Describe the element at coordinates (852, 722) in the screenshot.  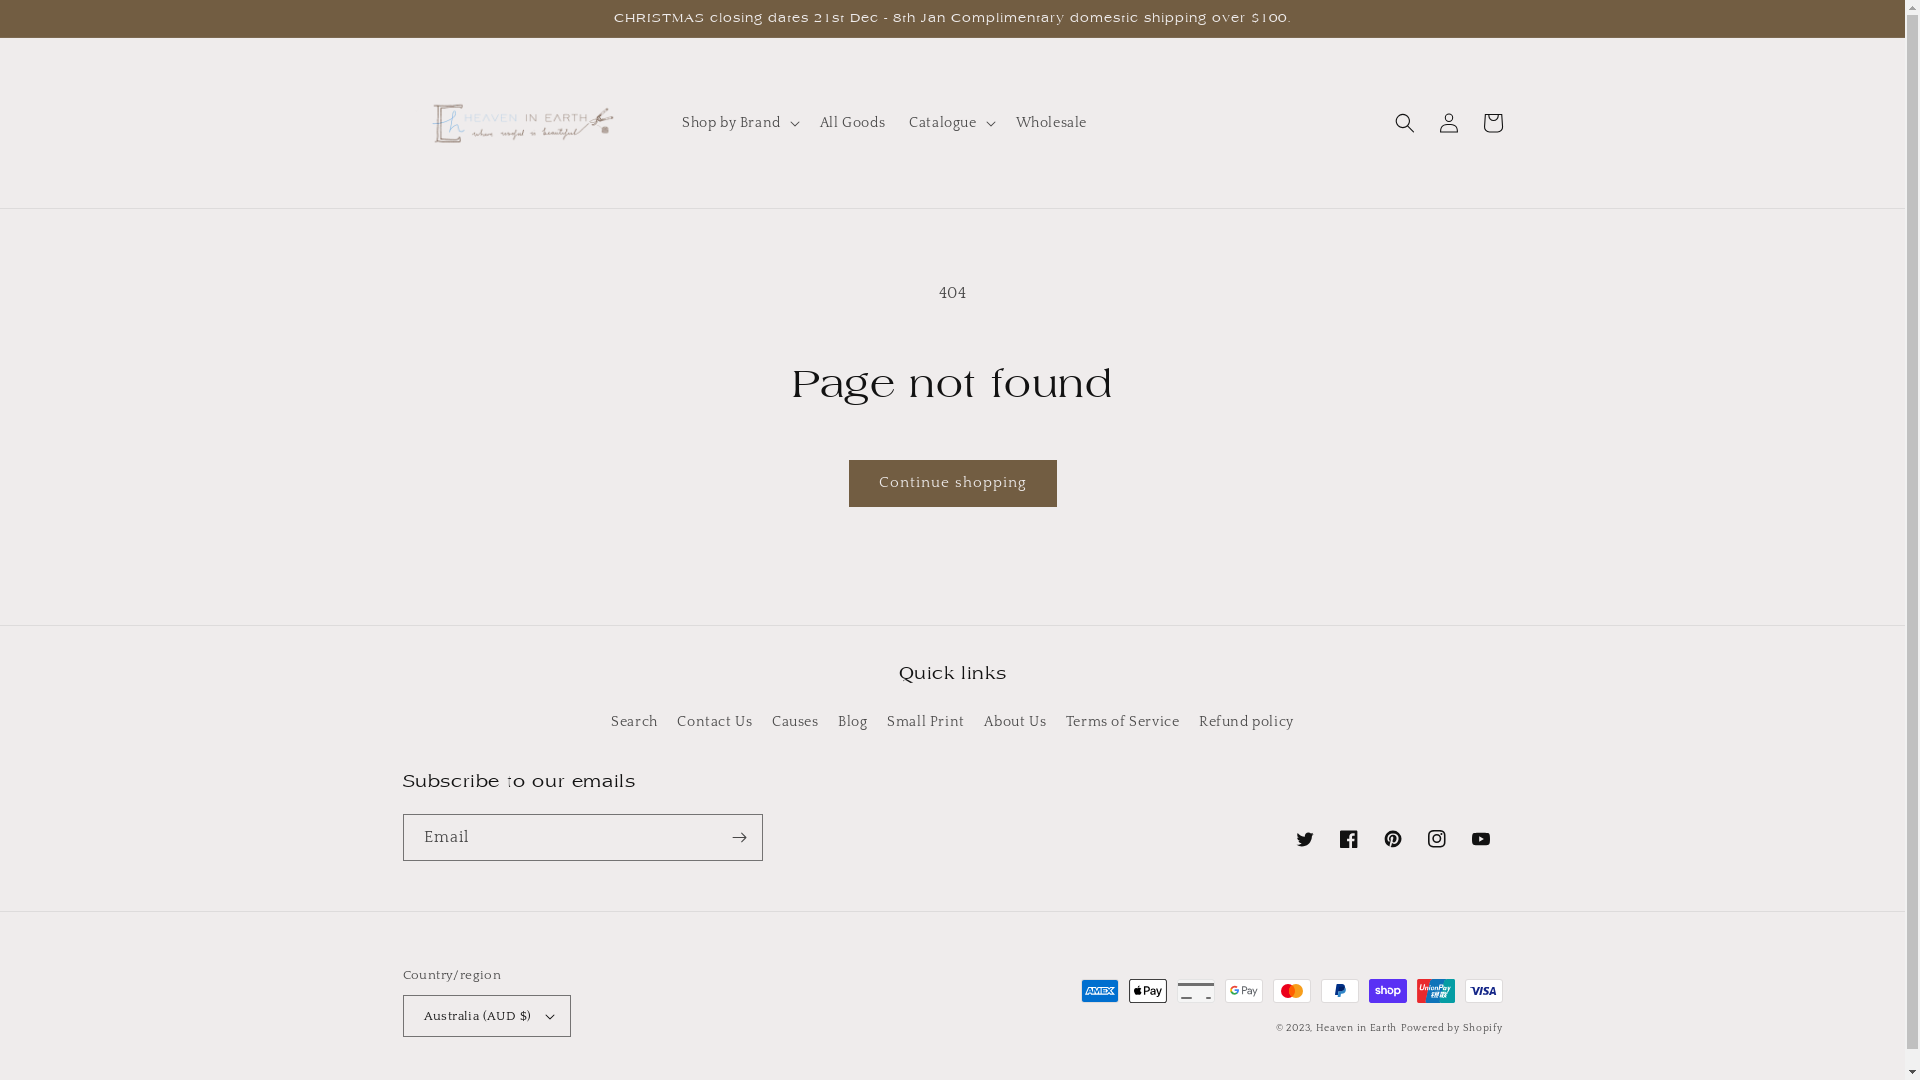
I see `'Blog'` at that location.